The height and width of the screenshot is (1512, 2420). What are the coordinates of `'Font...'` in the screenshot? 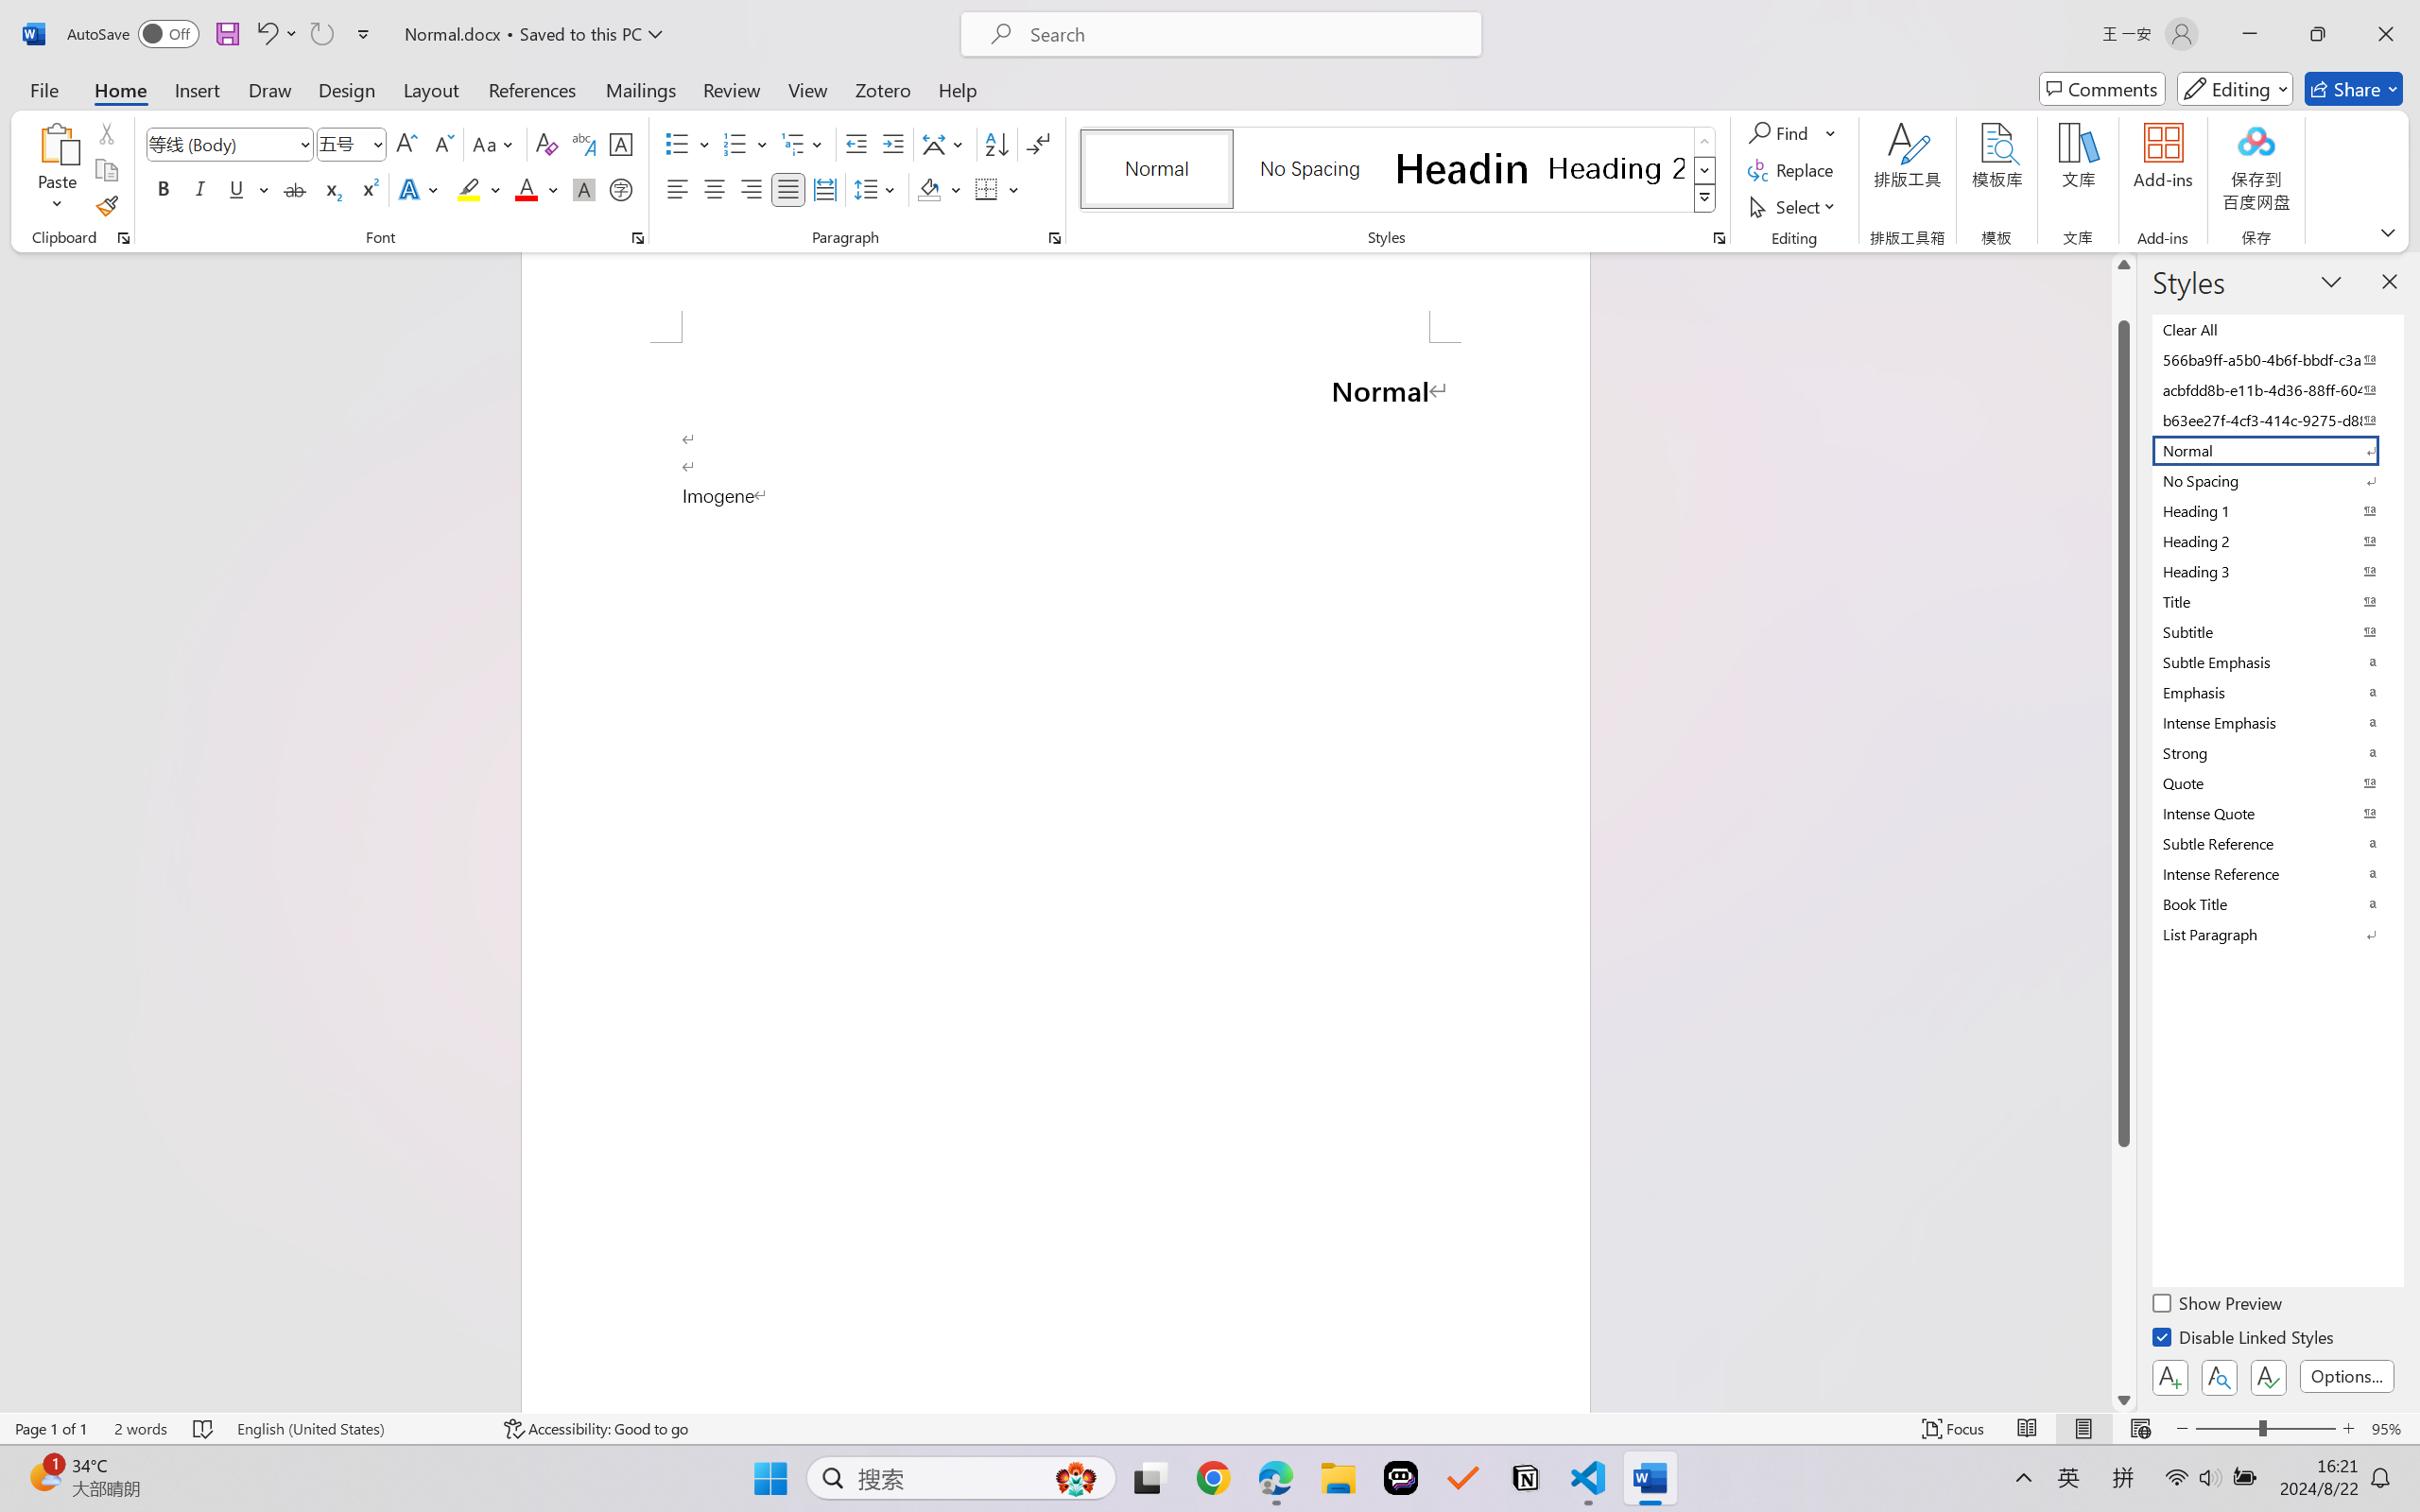 It's located at (637, 237).